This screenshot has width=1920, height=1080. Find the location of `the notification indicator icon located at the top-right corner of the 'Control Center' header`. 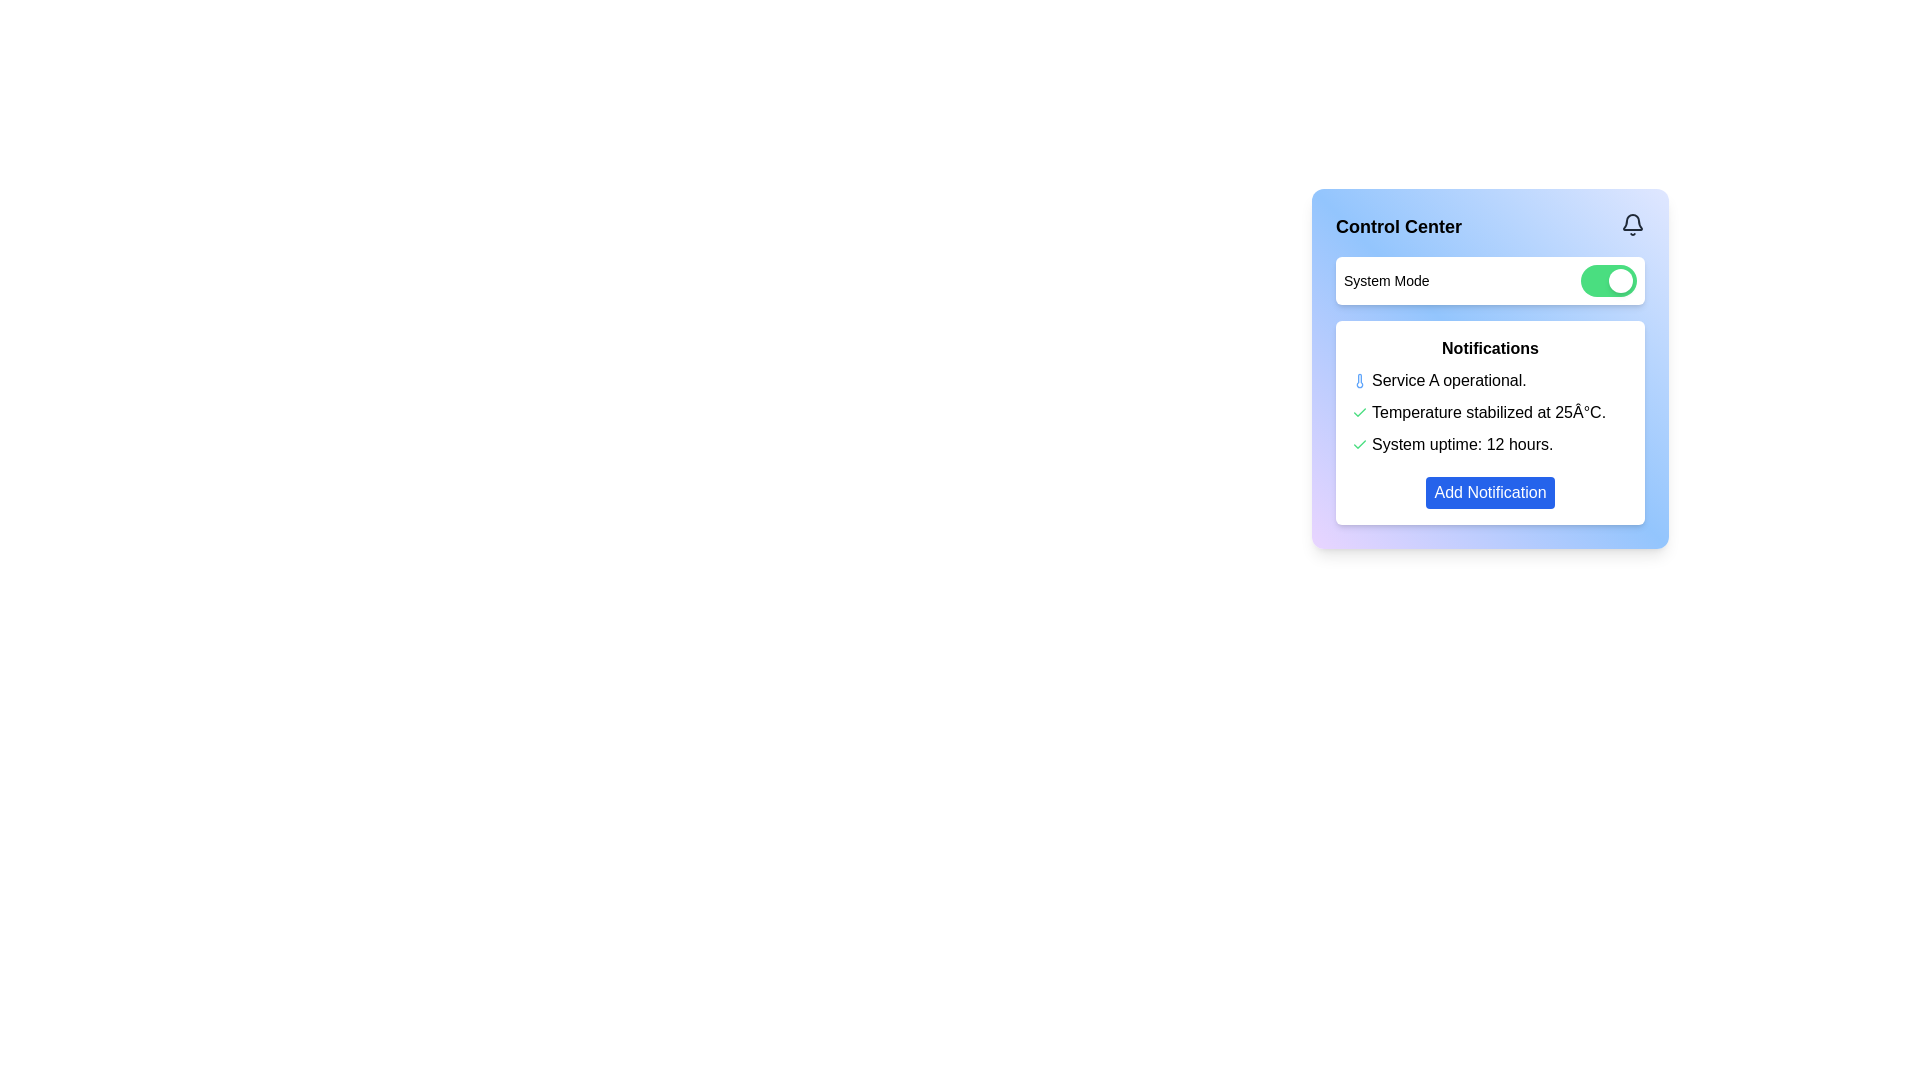

the notification indicator icon located at the top-right corner of the 'Control Center' header is located at coordinates (1632, 224).